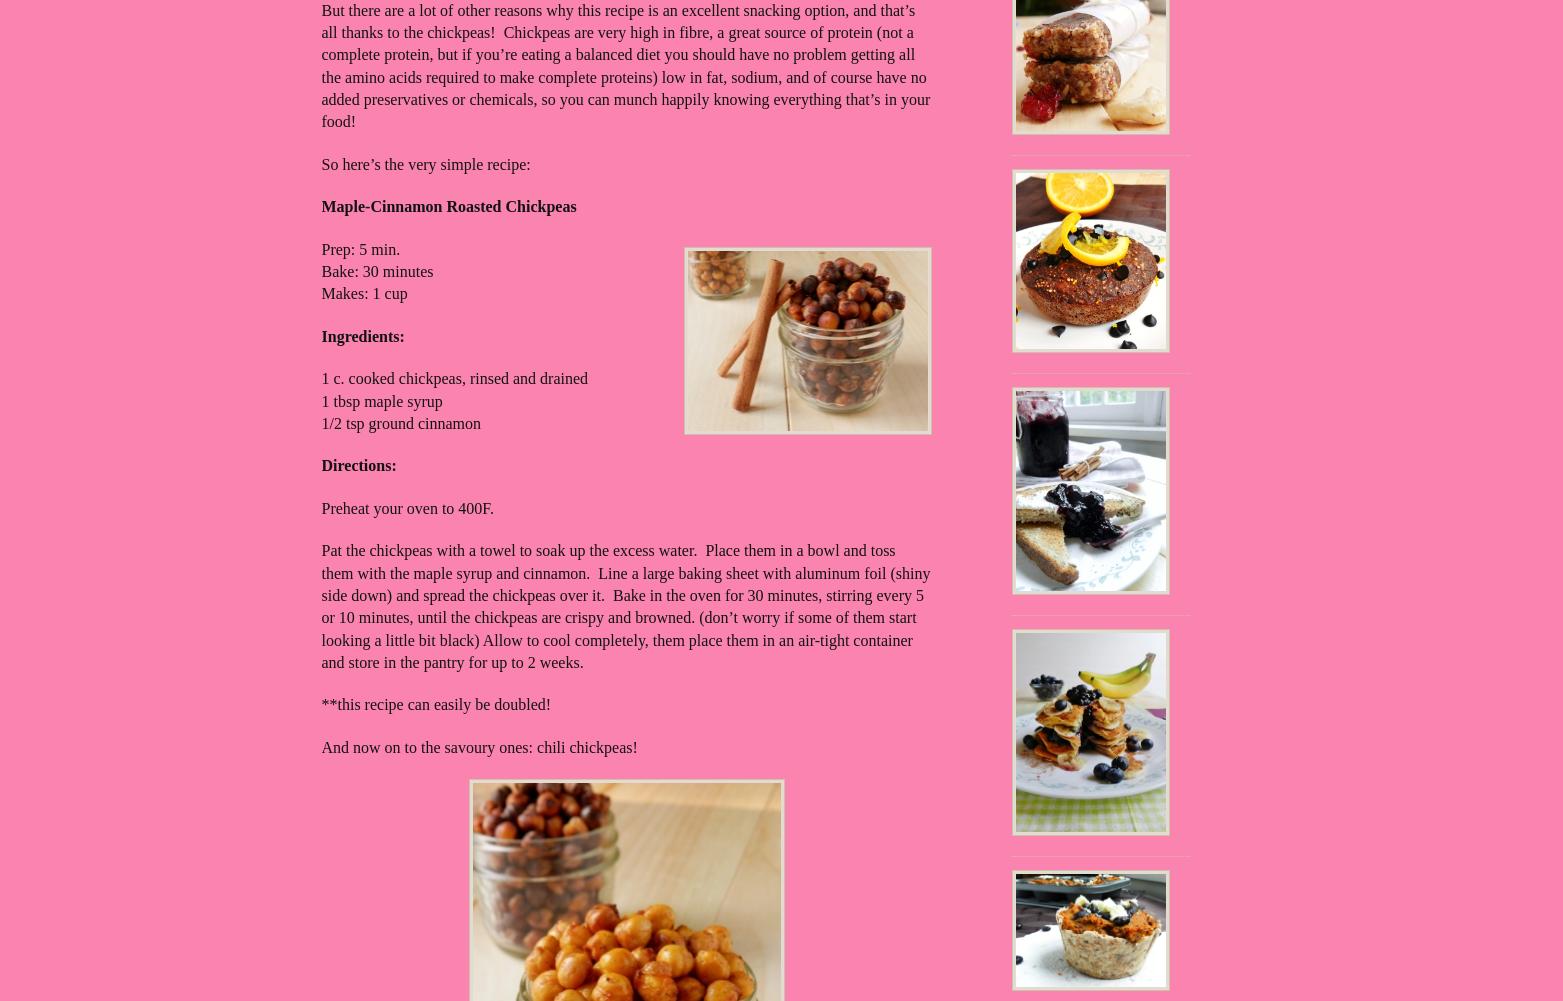 This screenshot has width=1563, height=1001. Describe the element at coordinates (321, 377) in the screenshot. I see `'1 c. cooked chickpeas, rinsed and drained'` at that location.